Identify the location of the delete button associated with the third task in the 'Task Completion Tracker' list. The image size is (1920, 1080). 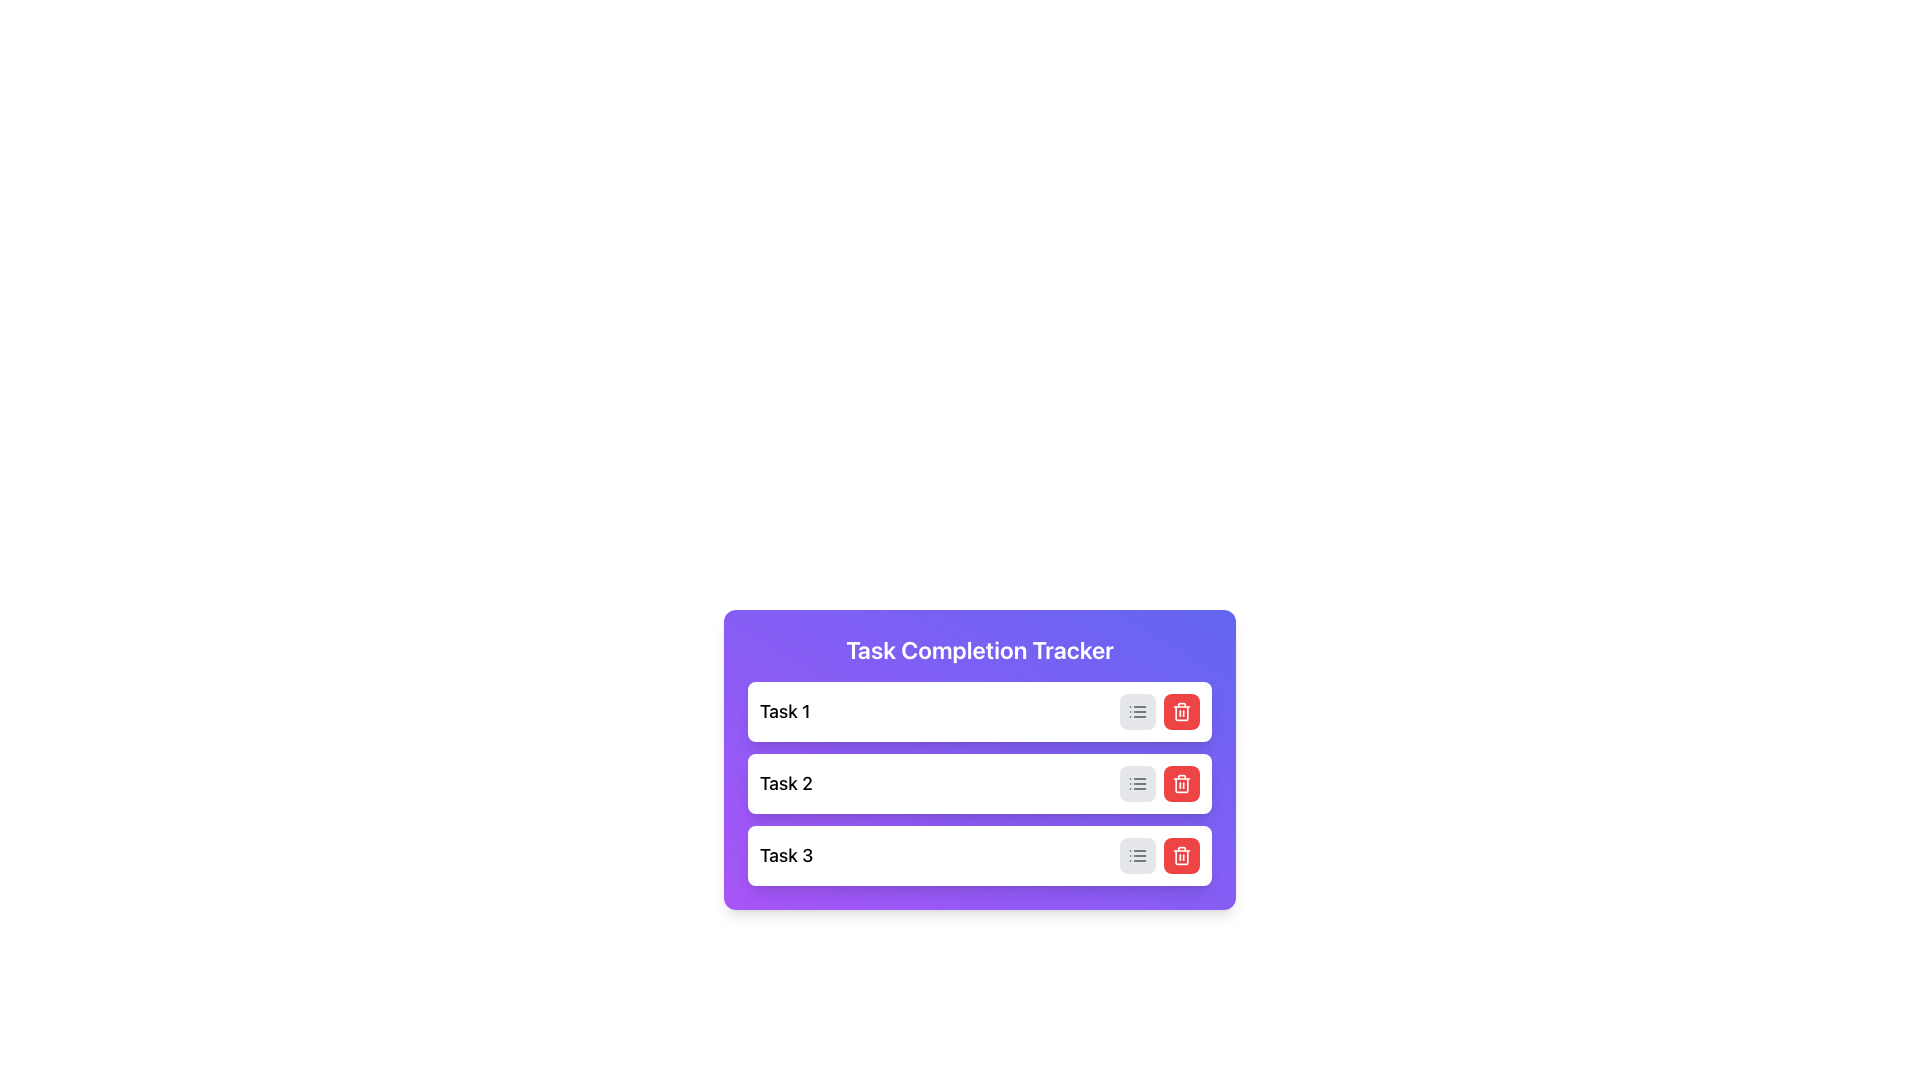
(1181, 855).